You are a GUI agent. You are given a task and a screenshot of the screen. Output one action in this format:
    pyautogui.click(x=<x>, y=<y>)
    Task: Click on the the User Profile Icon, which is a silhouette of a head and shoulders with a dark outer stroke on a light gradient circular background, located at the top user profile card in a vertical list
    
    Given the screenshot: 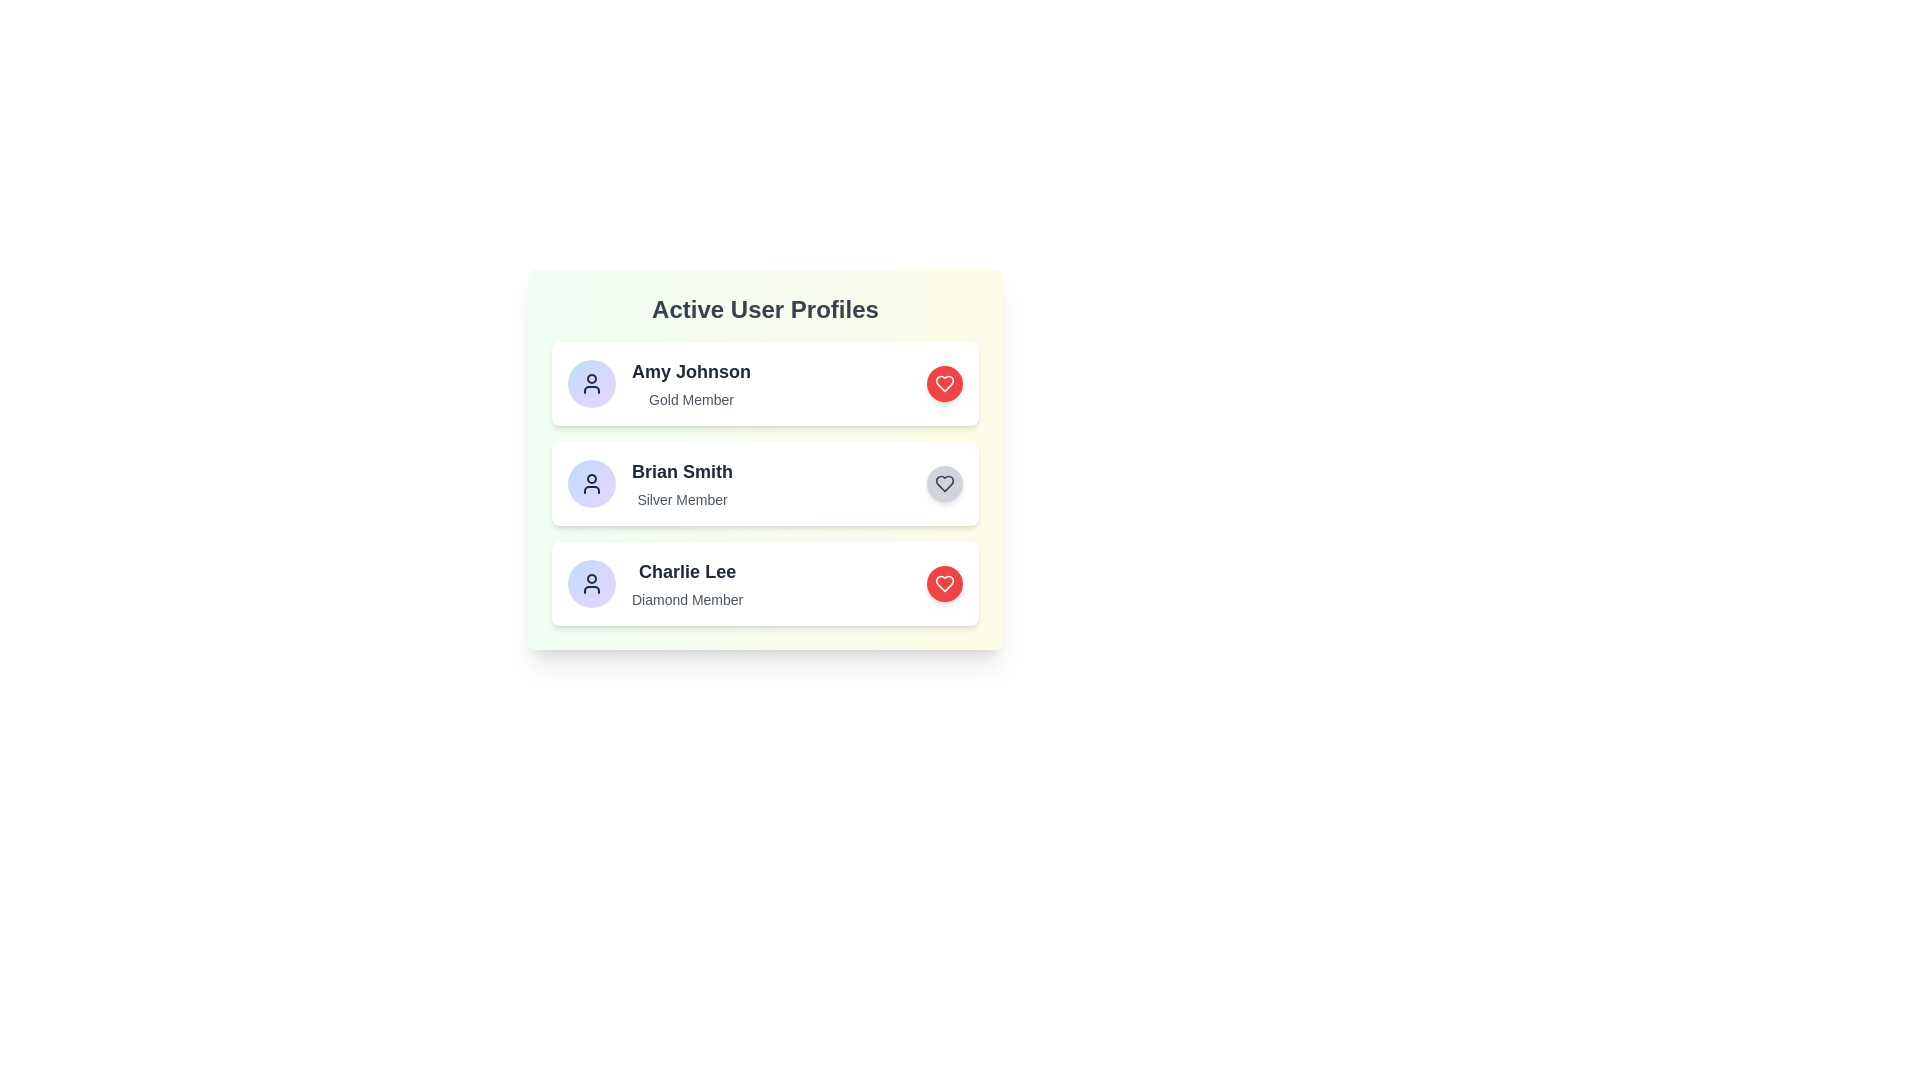 What is the action you would take?
    pyautogui.click(x=590, y=384)
    